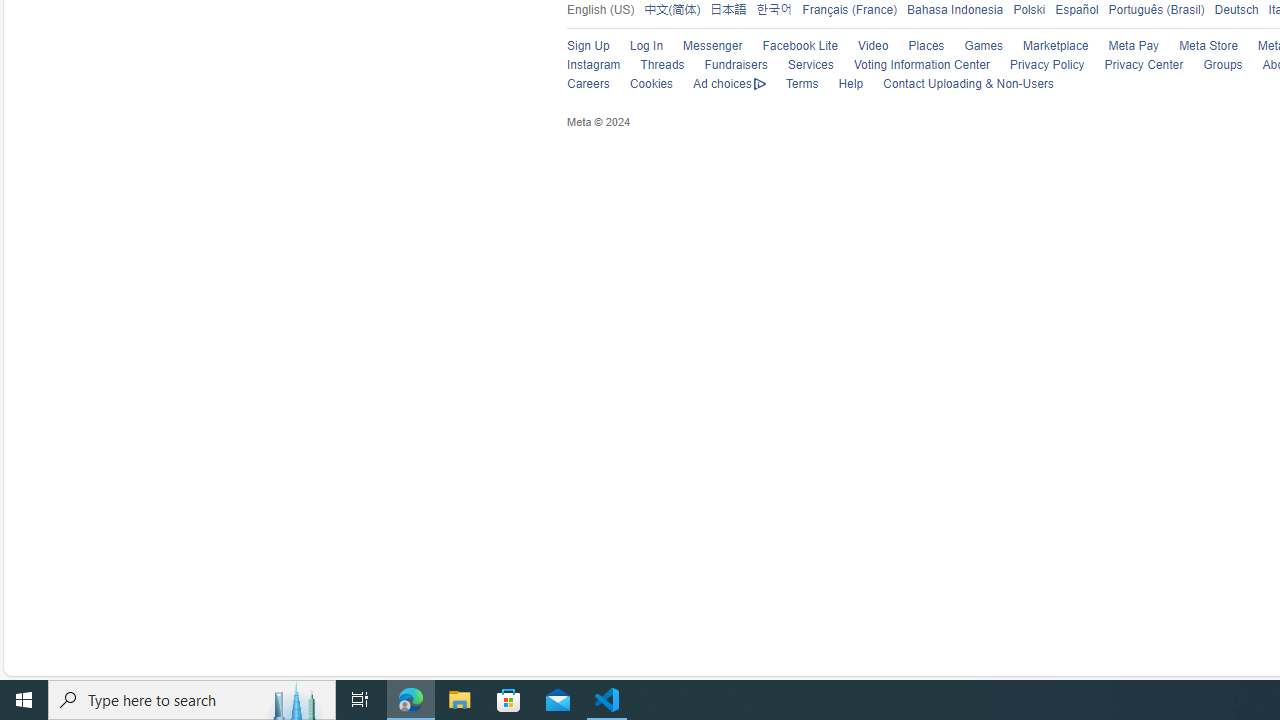 This screenshot has height=720, width=1280. Describe the element at coordinates (1231, 9) in the screenshot. I see `'Deutsch'` at that location.